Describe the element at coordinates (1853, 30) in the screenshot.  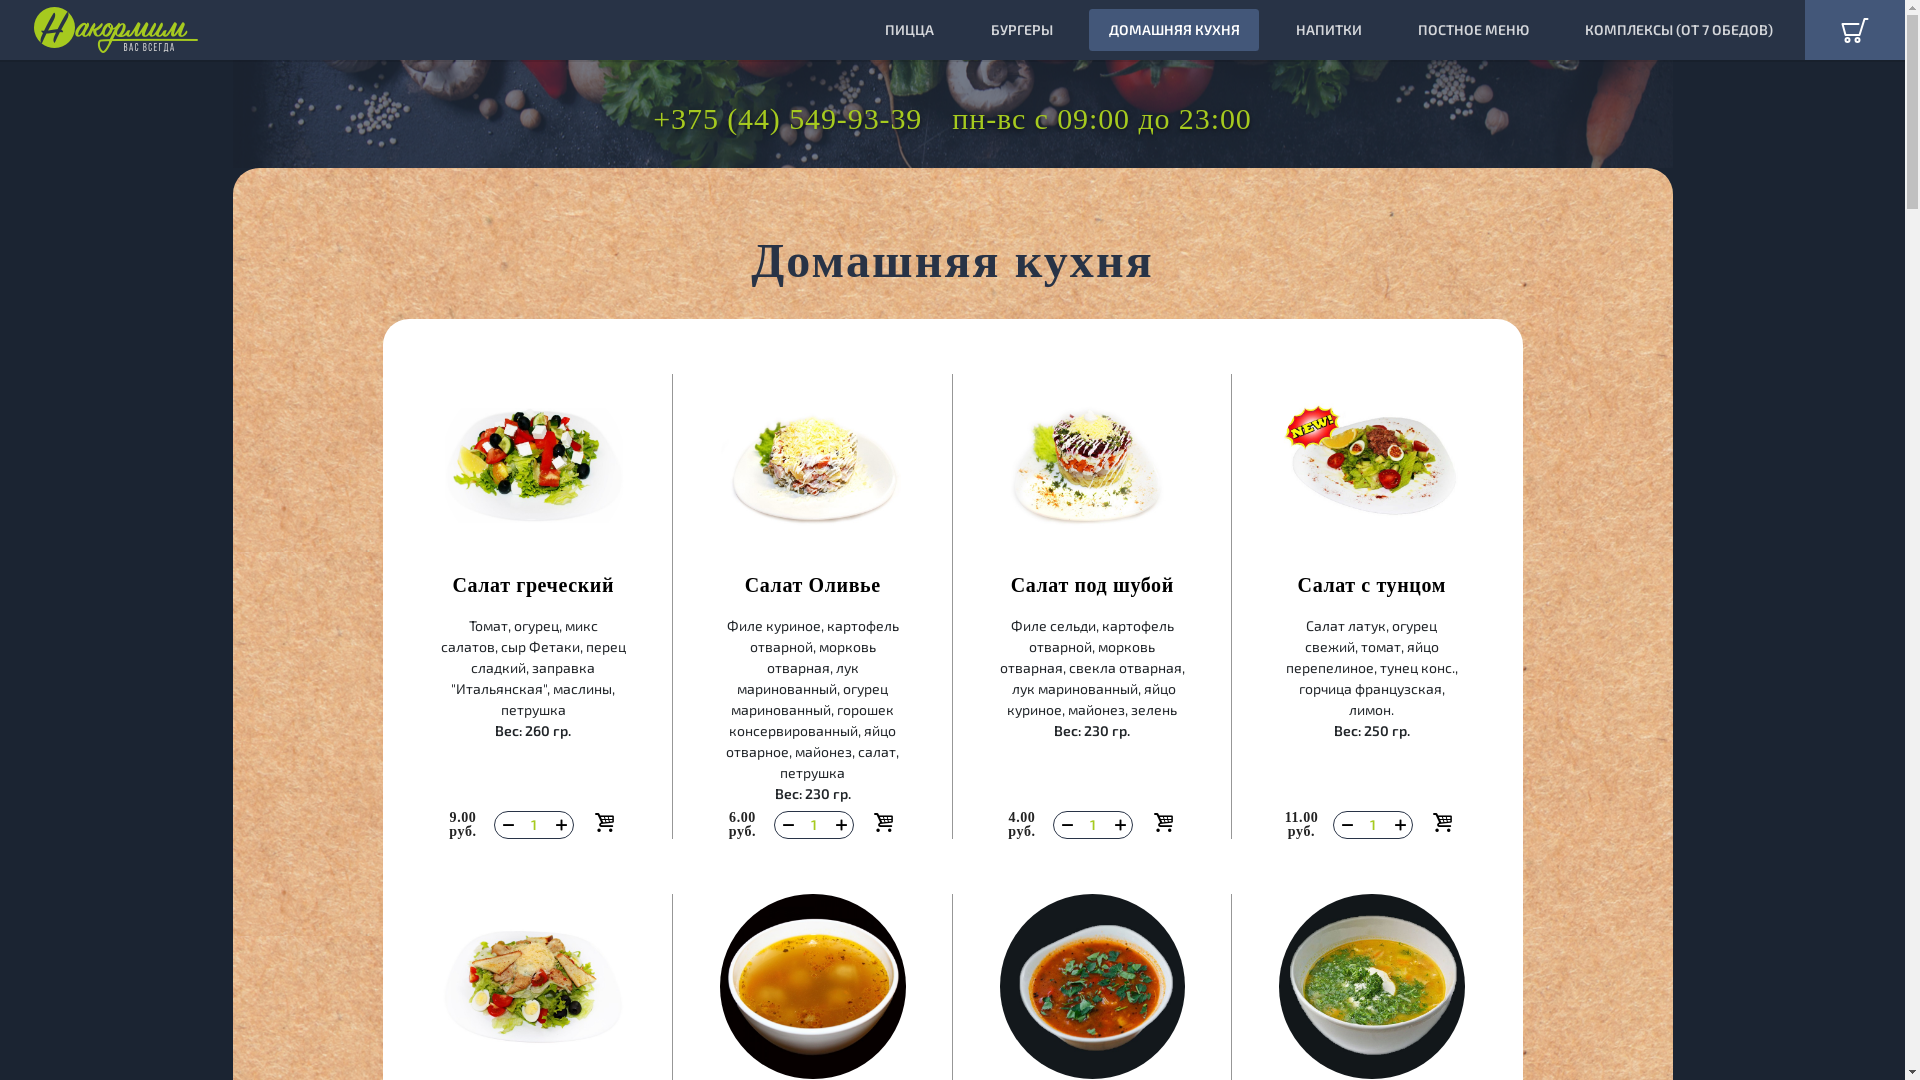
I see `'Cart'` at that location.